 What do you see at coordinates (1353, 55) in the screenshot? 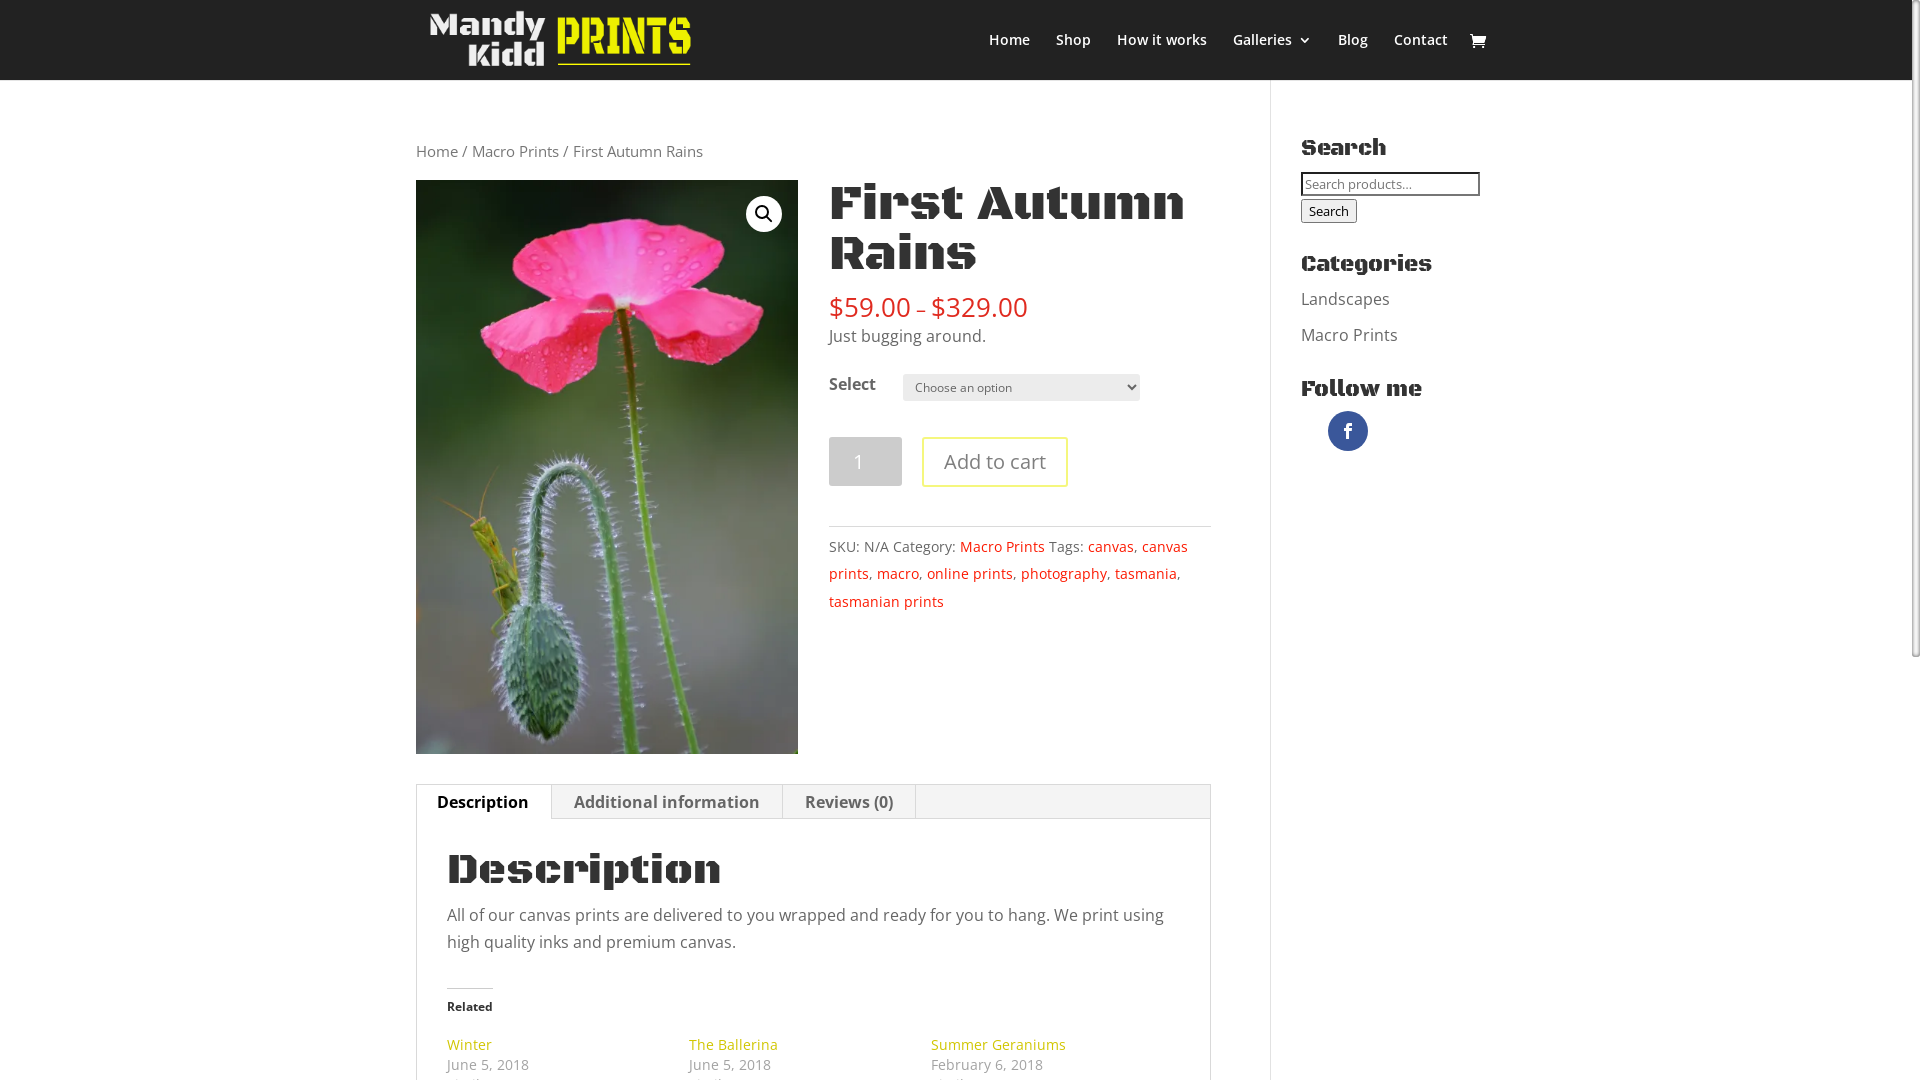
I see `'Blog'` at bounding box center [1353, 55].